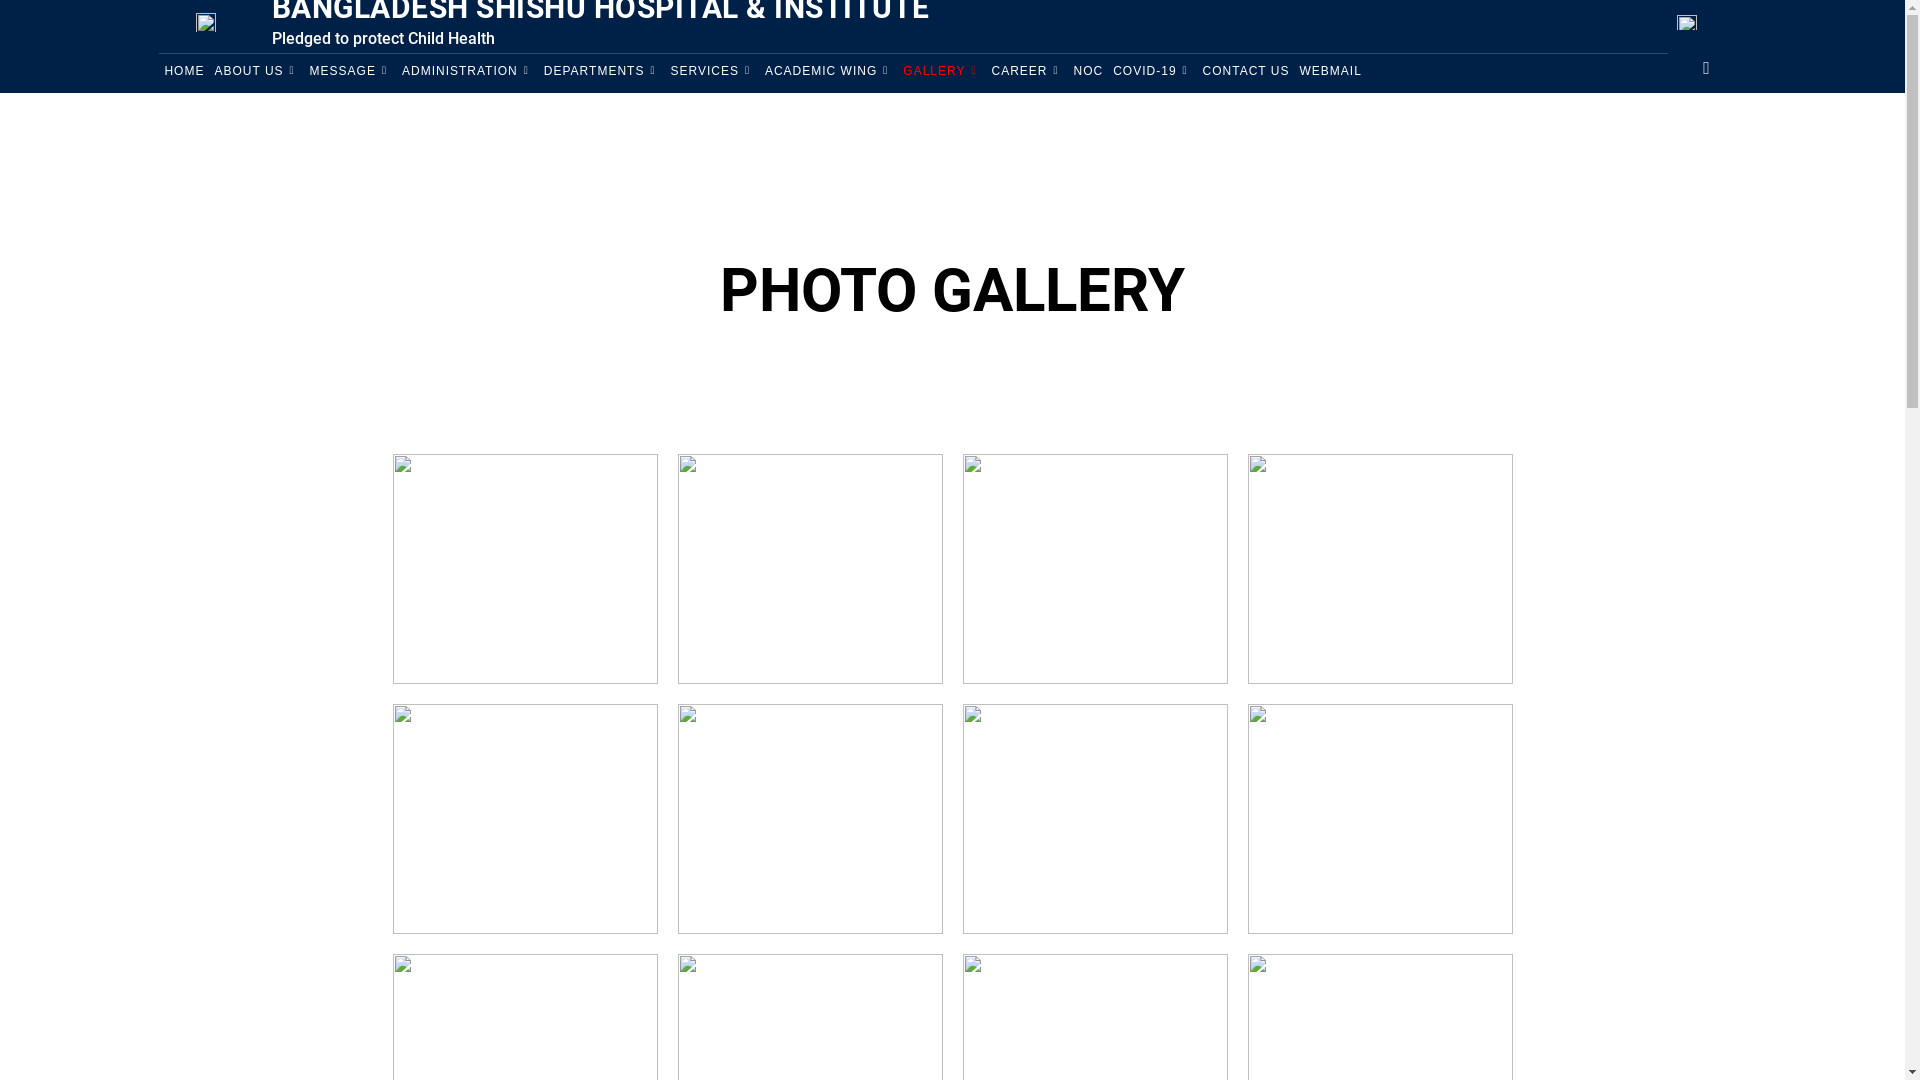  What do you see at coordinates (1152, 69) in the screenshot?
I see `'COVID-19'` at bounding box center [1152, 69].